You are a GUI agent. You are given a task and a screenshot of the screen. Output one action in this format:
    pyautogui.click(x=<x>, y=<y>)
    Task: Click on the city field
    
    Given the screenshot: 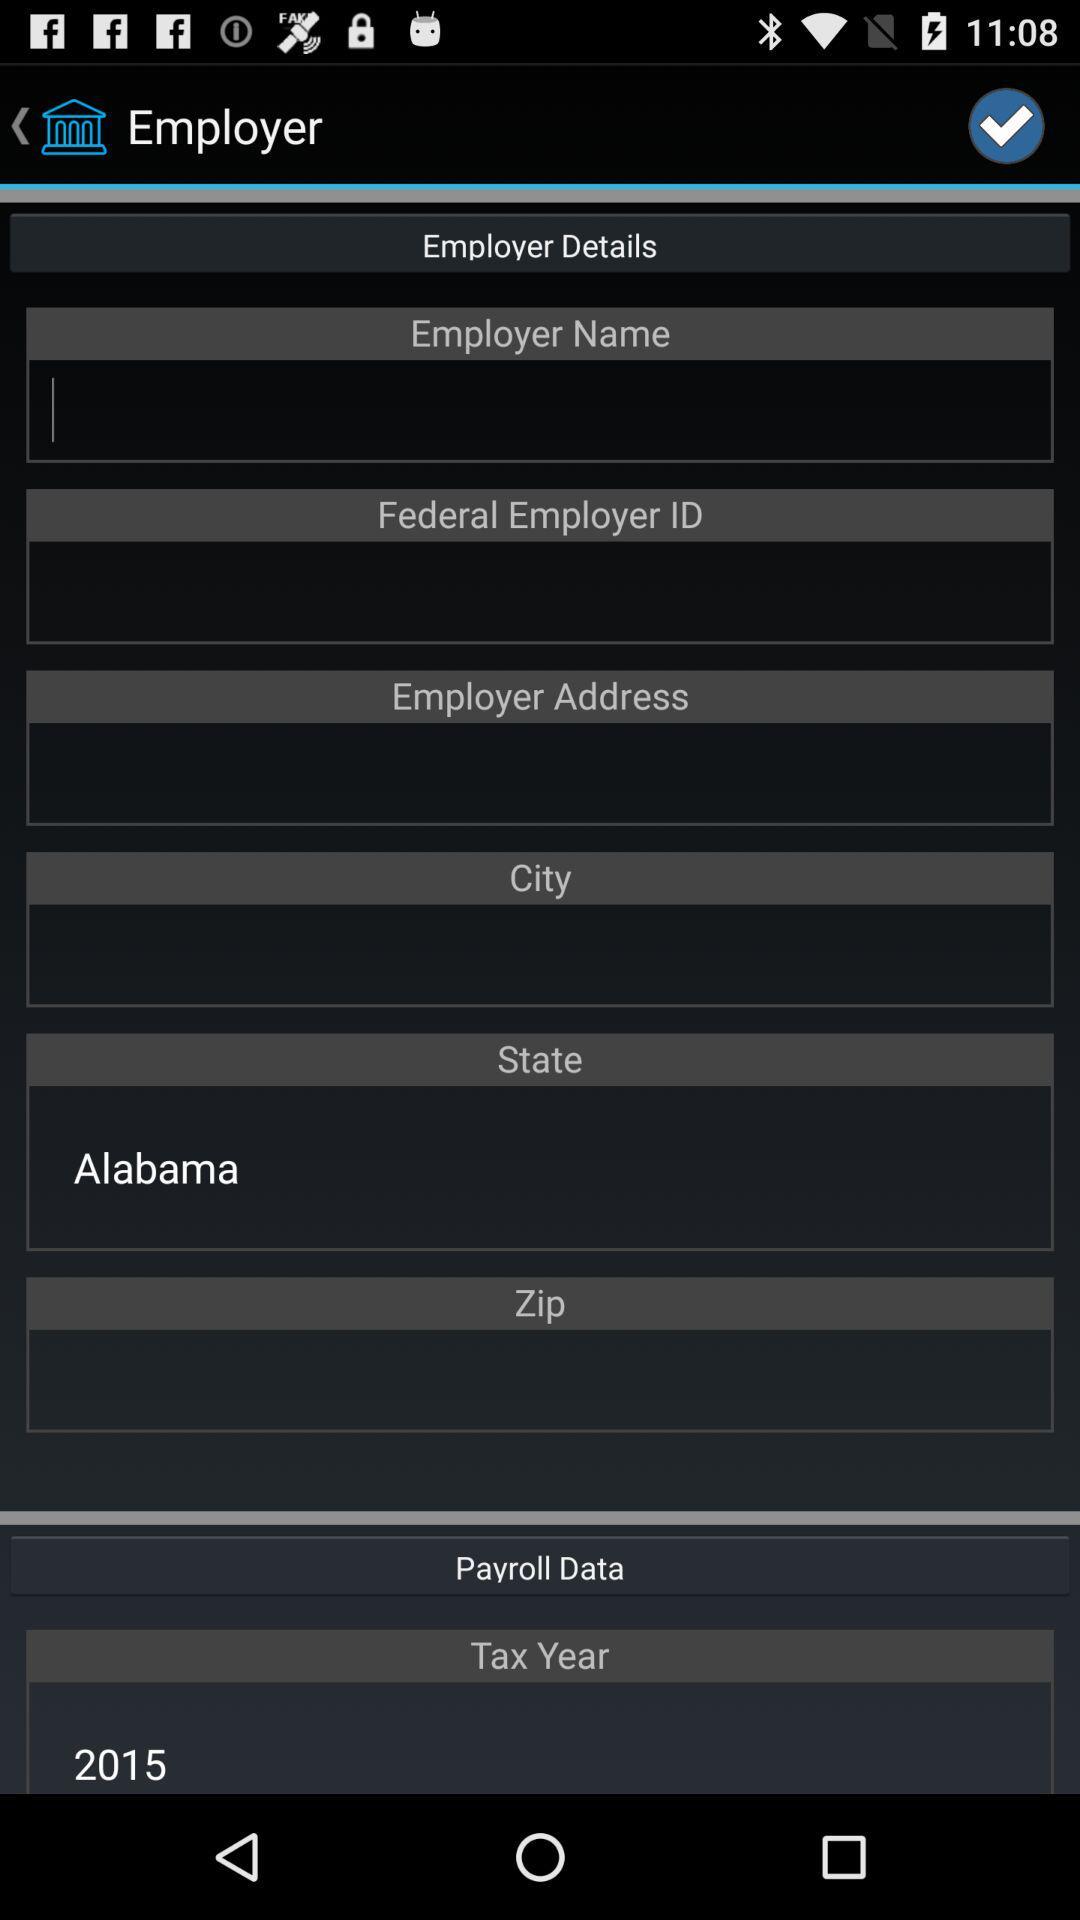 What is the action you would take?
    pyautogui.click(x=540, y=953)
    